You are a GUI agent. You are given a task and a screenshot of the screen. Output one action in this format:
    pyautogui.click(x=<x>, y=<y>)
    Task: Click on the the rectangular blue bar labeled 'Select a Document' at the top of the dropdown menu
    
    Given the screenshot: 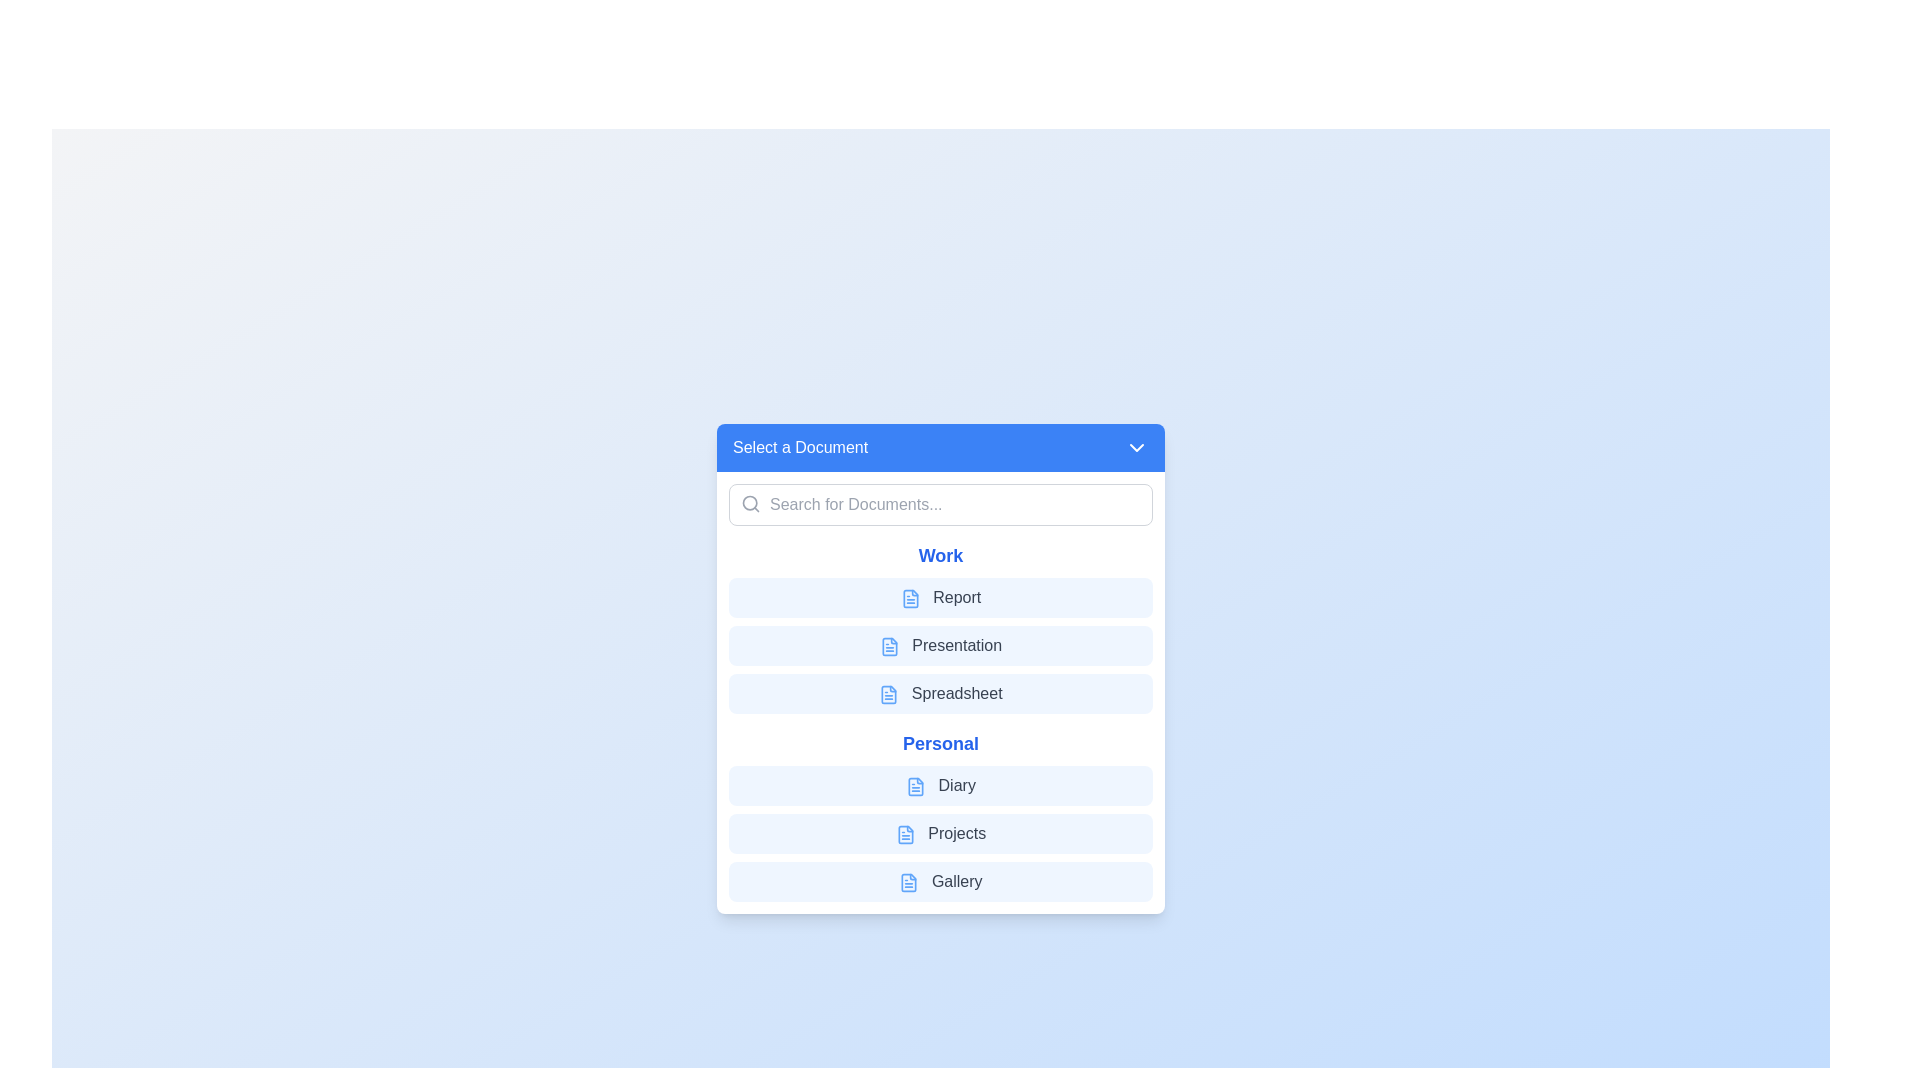 What is the action you would take?
    pyautogui.click(x=939, y=446)
    